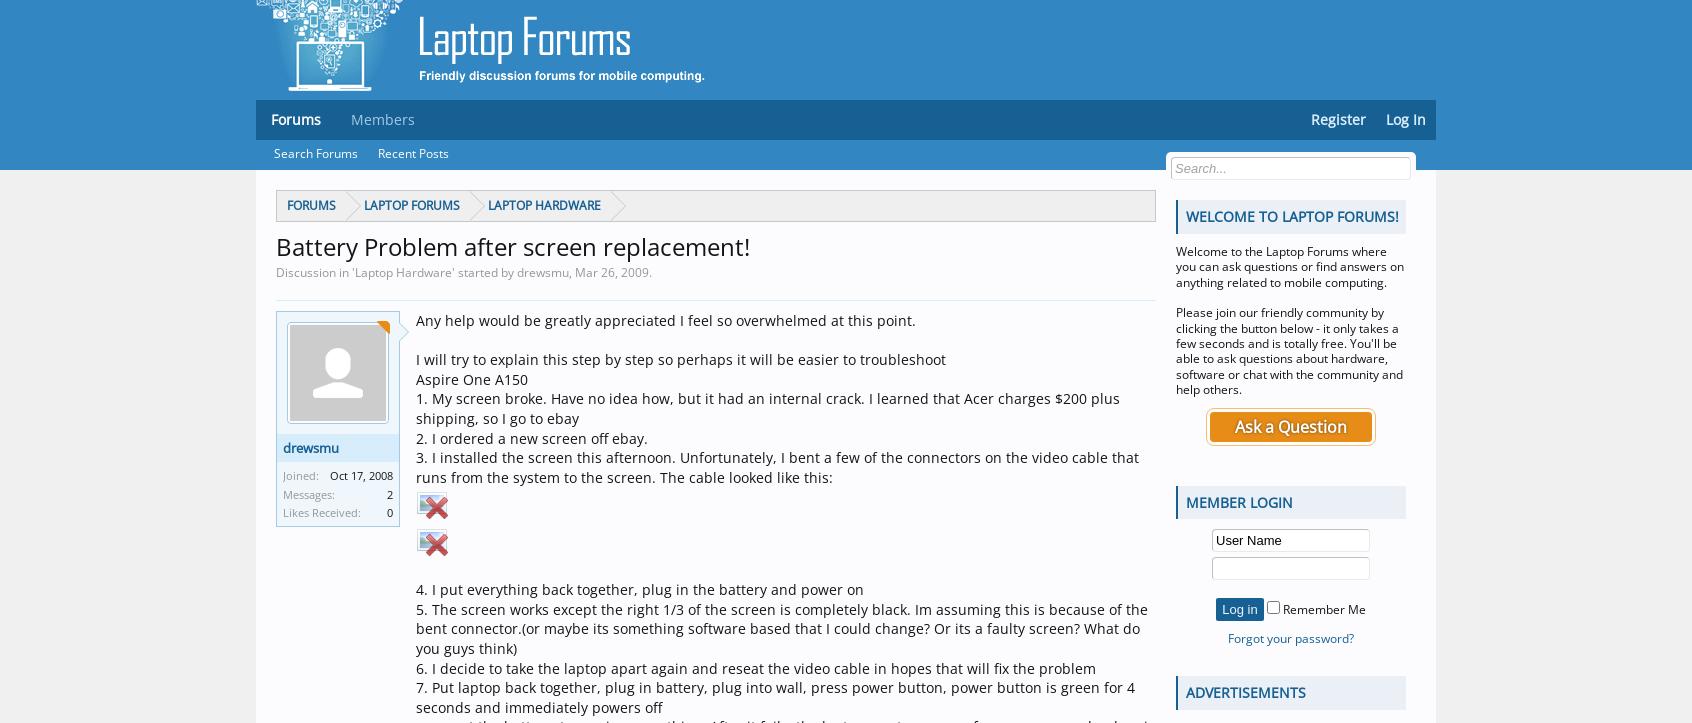  What do you see at coordinates (766, 407) in the screenshot?
I see `'1. My screen broke. Have no idea how, but it had an internal crack. I learned that Acer charges $200 plus shipping, so I go to ebay'` at bounding box center [766, 407].